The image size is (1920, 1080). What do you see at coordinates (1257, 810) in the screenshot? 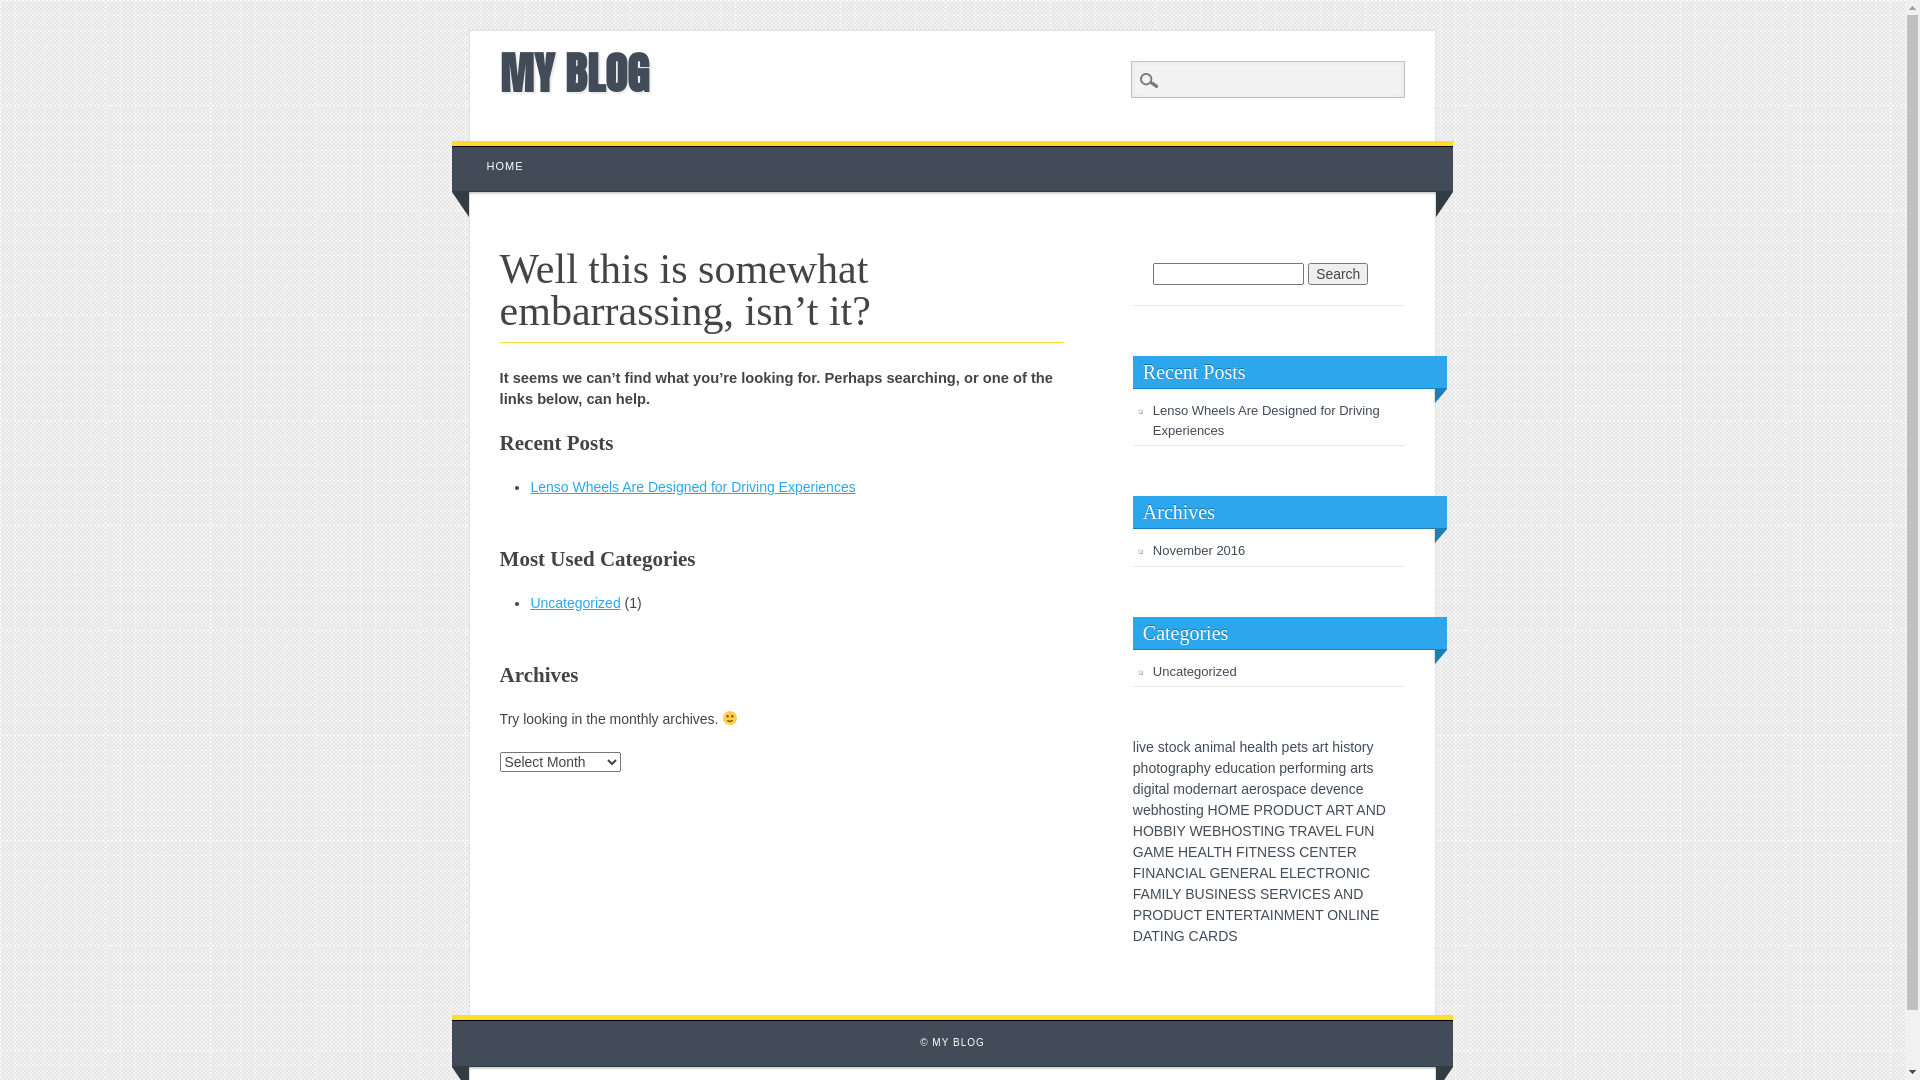
I see `'P'` at bounding box center [1257, 810].